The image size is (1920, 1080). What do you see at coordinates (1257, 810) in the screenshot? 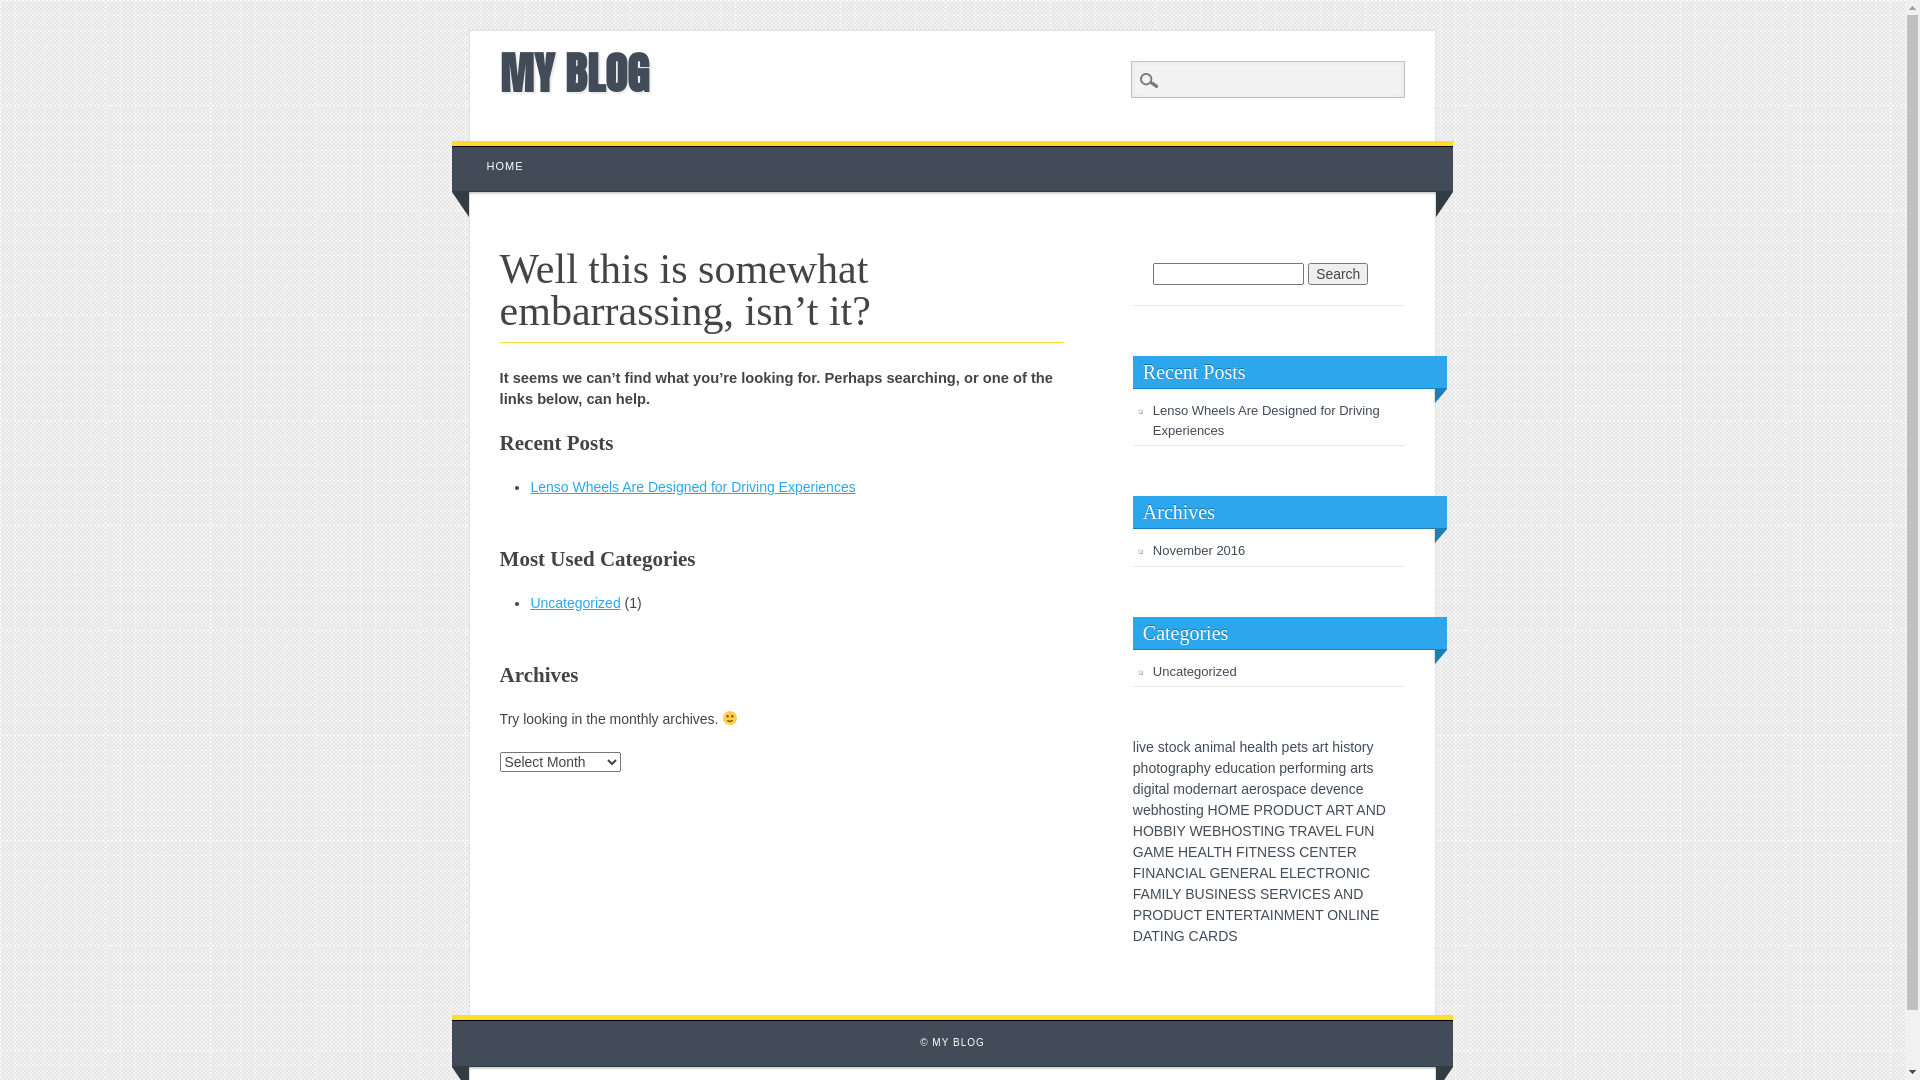
I see `'P'` at bounding box center [1257, 810].